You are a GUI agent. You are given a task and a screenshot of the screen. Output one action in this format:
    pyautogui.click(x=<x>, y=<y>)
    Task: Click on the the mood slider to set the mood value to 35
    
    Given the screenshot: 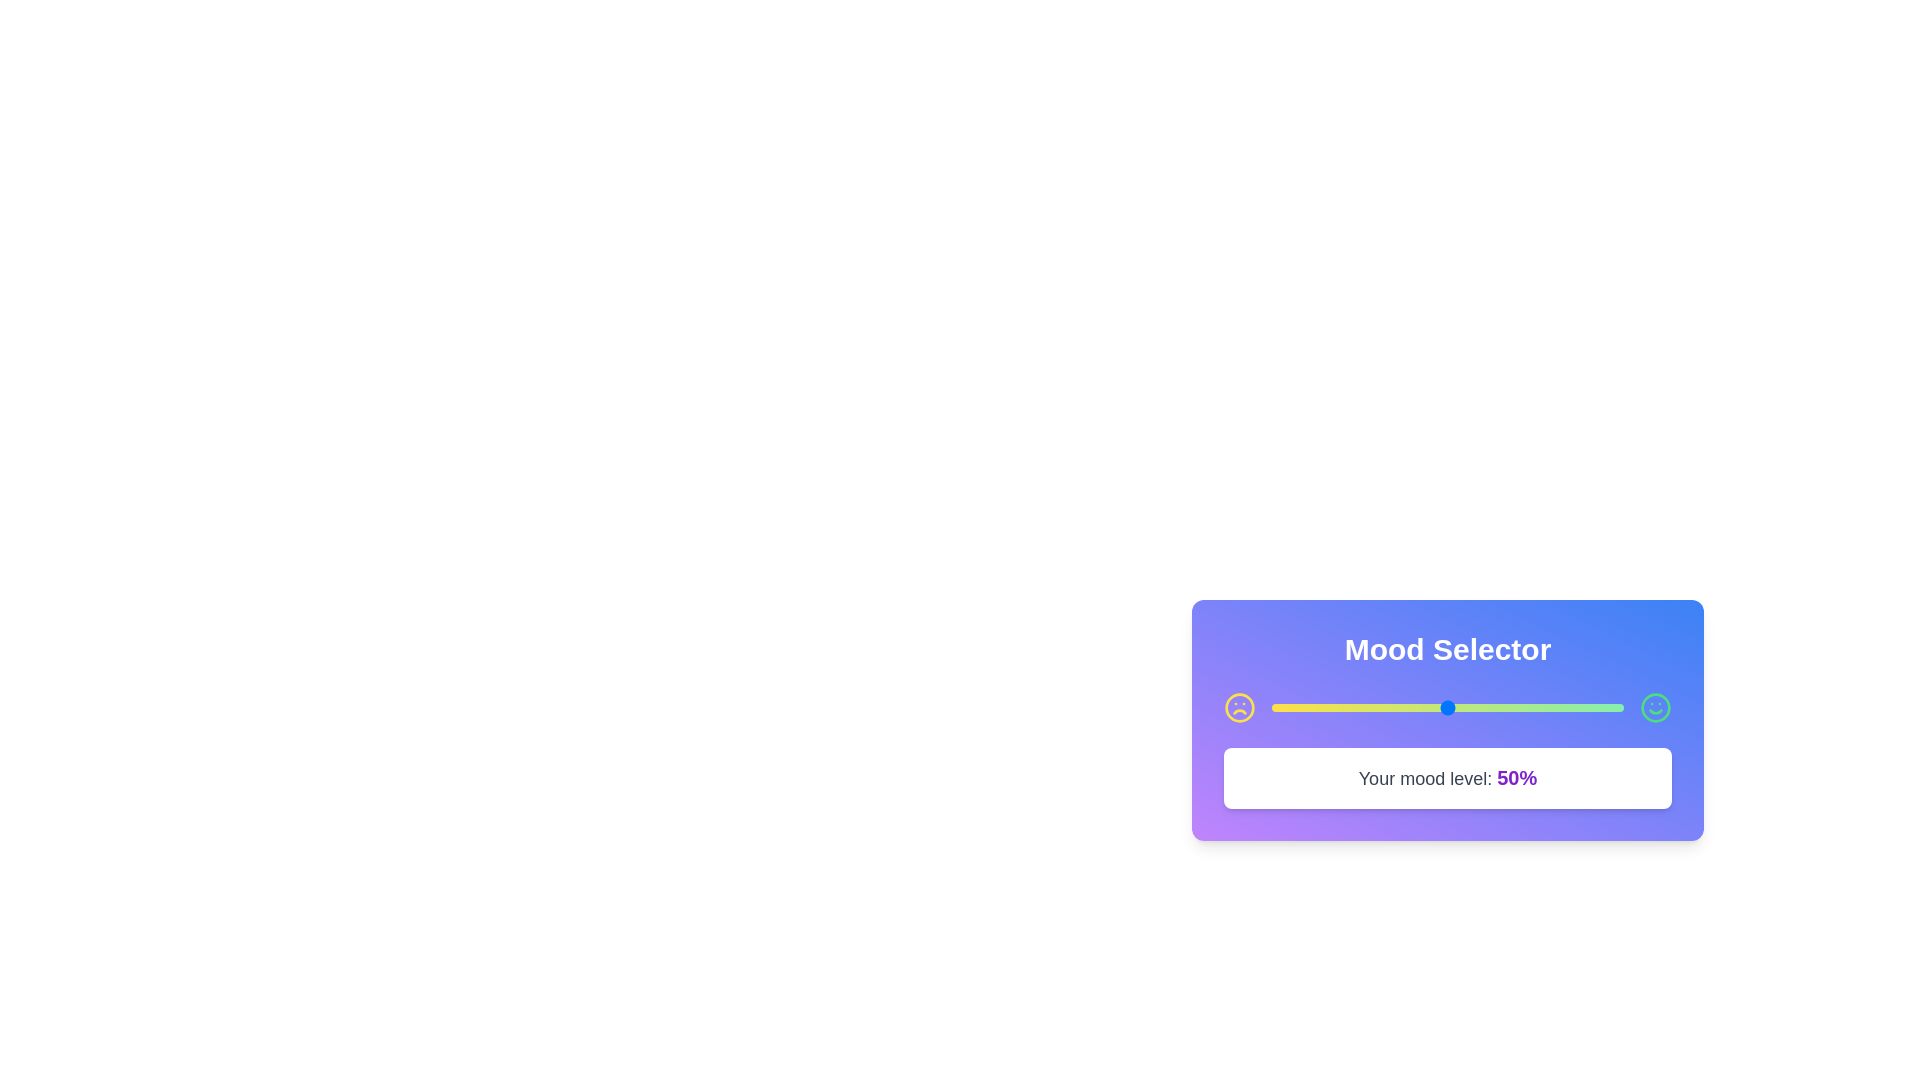 What is the action you would take?
    pyautogui.click(x=1394, y=707)
    